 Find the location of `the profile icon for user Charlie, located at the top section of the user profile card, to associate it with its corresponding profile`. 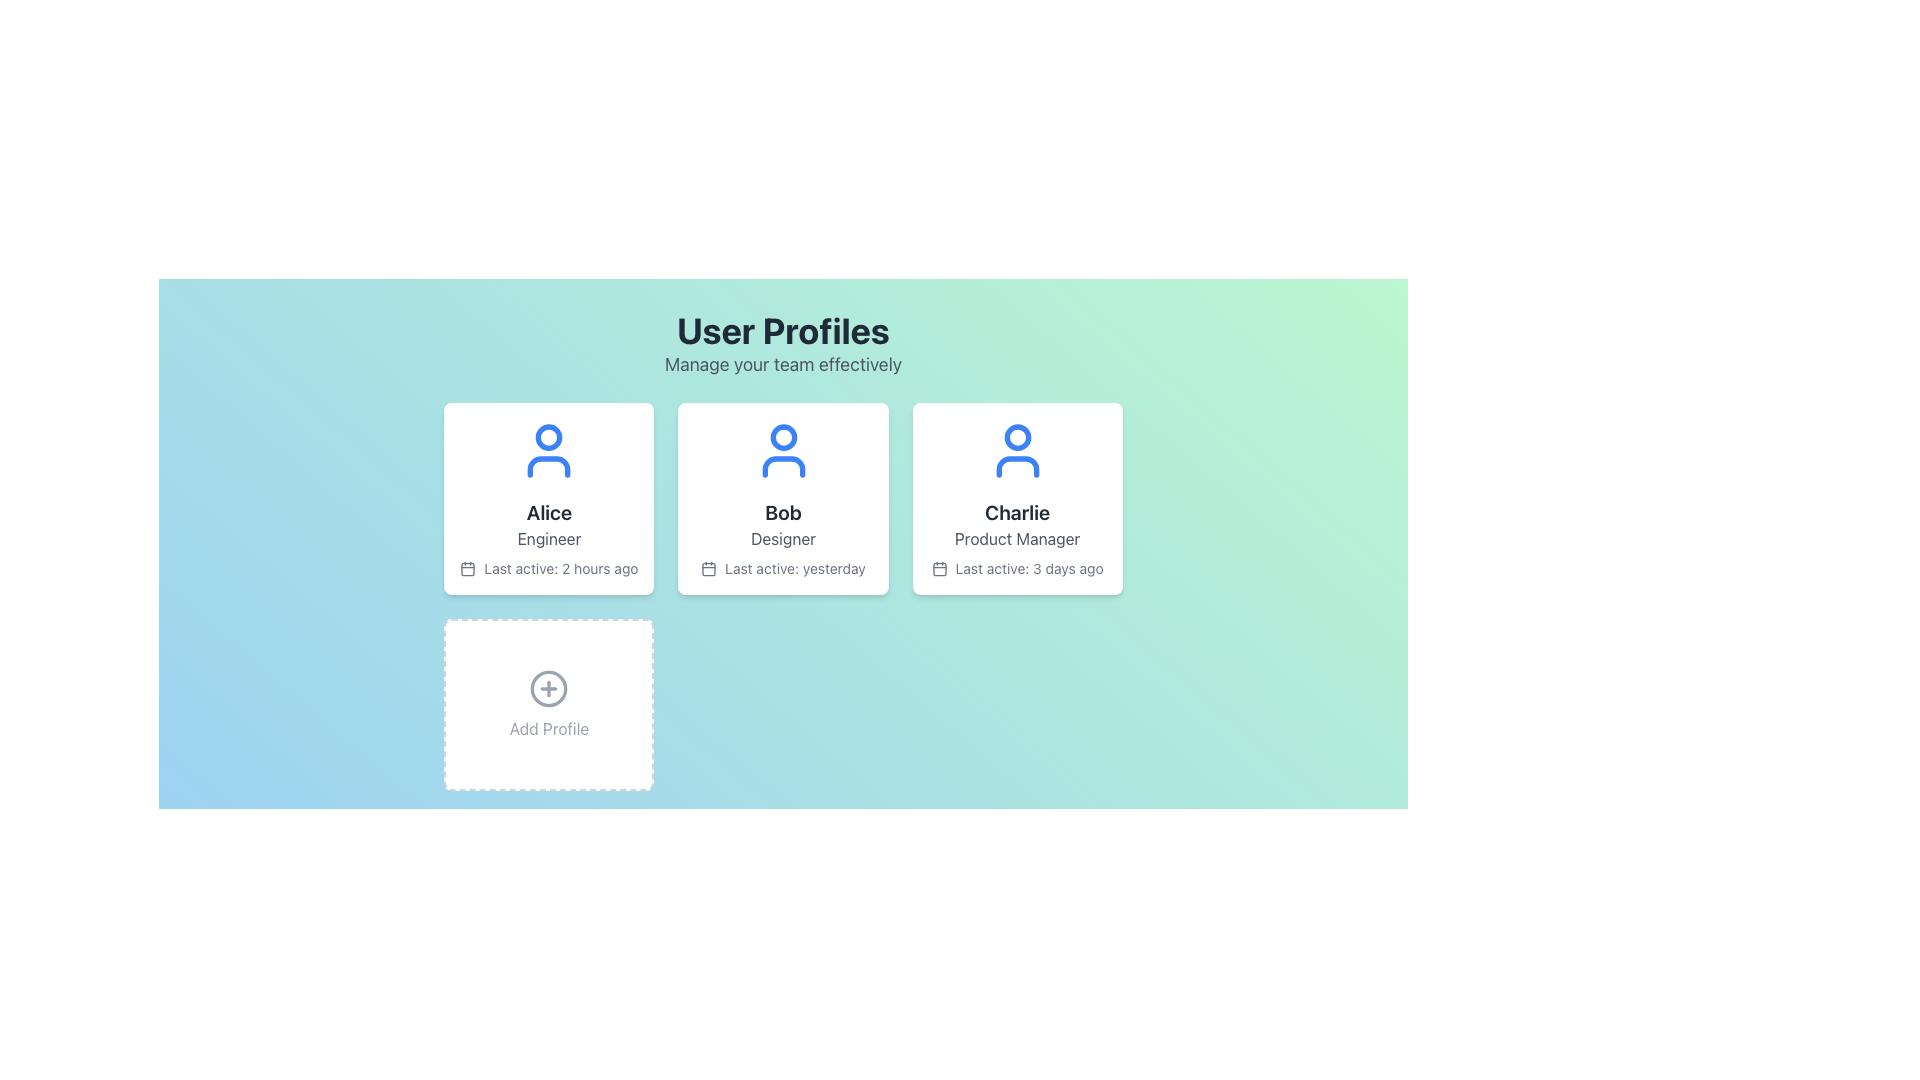

the profile icon for user Charlie, located at the top section of the user profile card, to associate it with its corresponding profile is located at coordinates (1017, 451).